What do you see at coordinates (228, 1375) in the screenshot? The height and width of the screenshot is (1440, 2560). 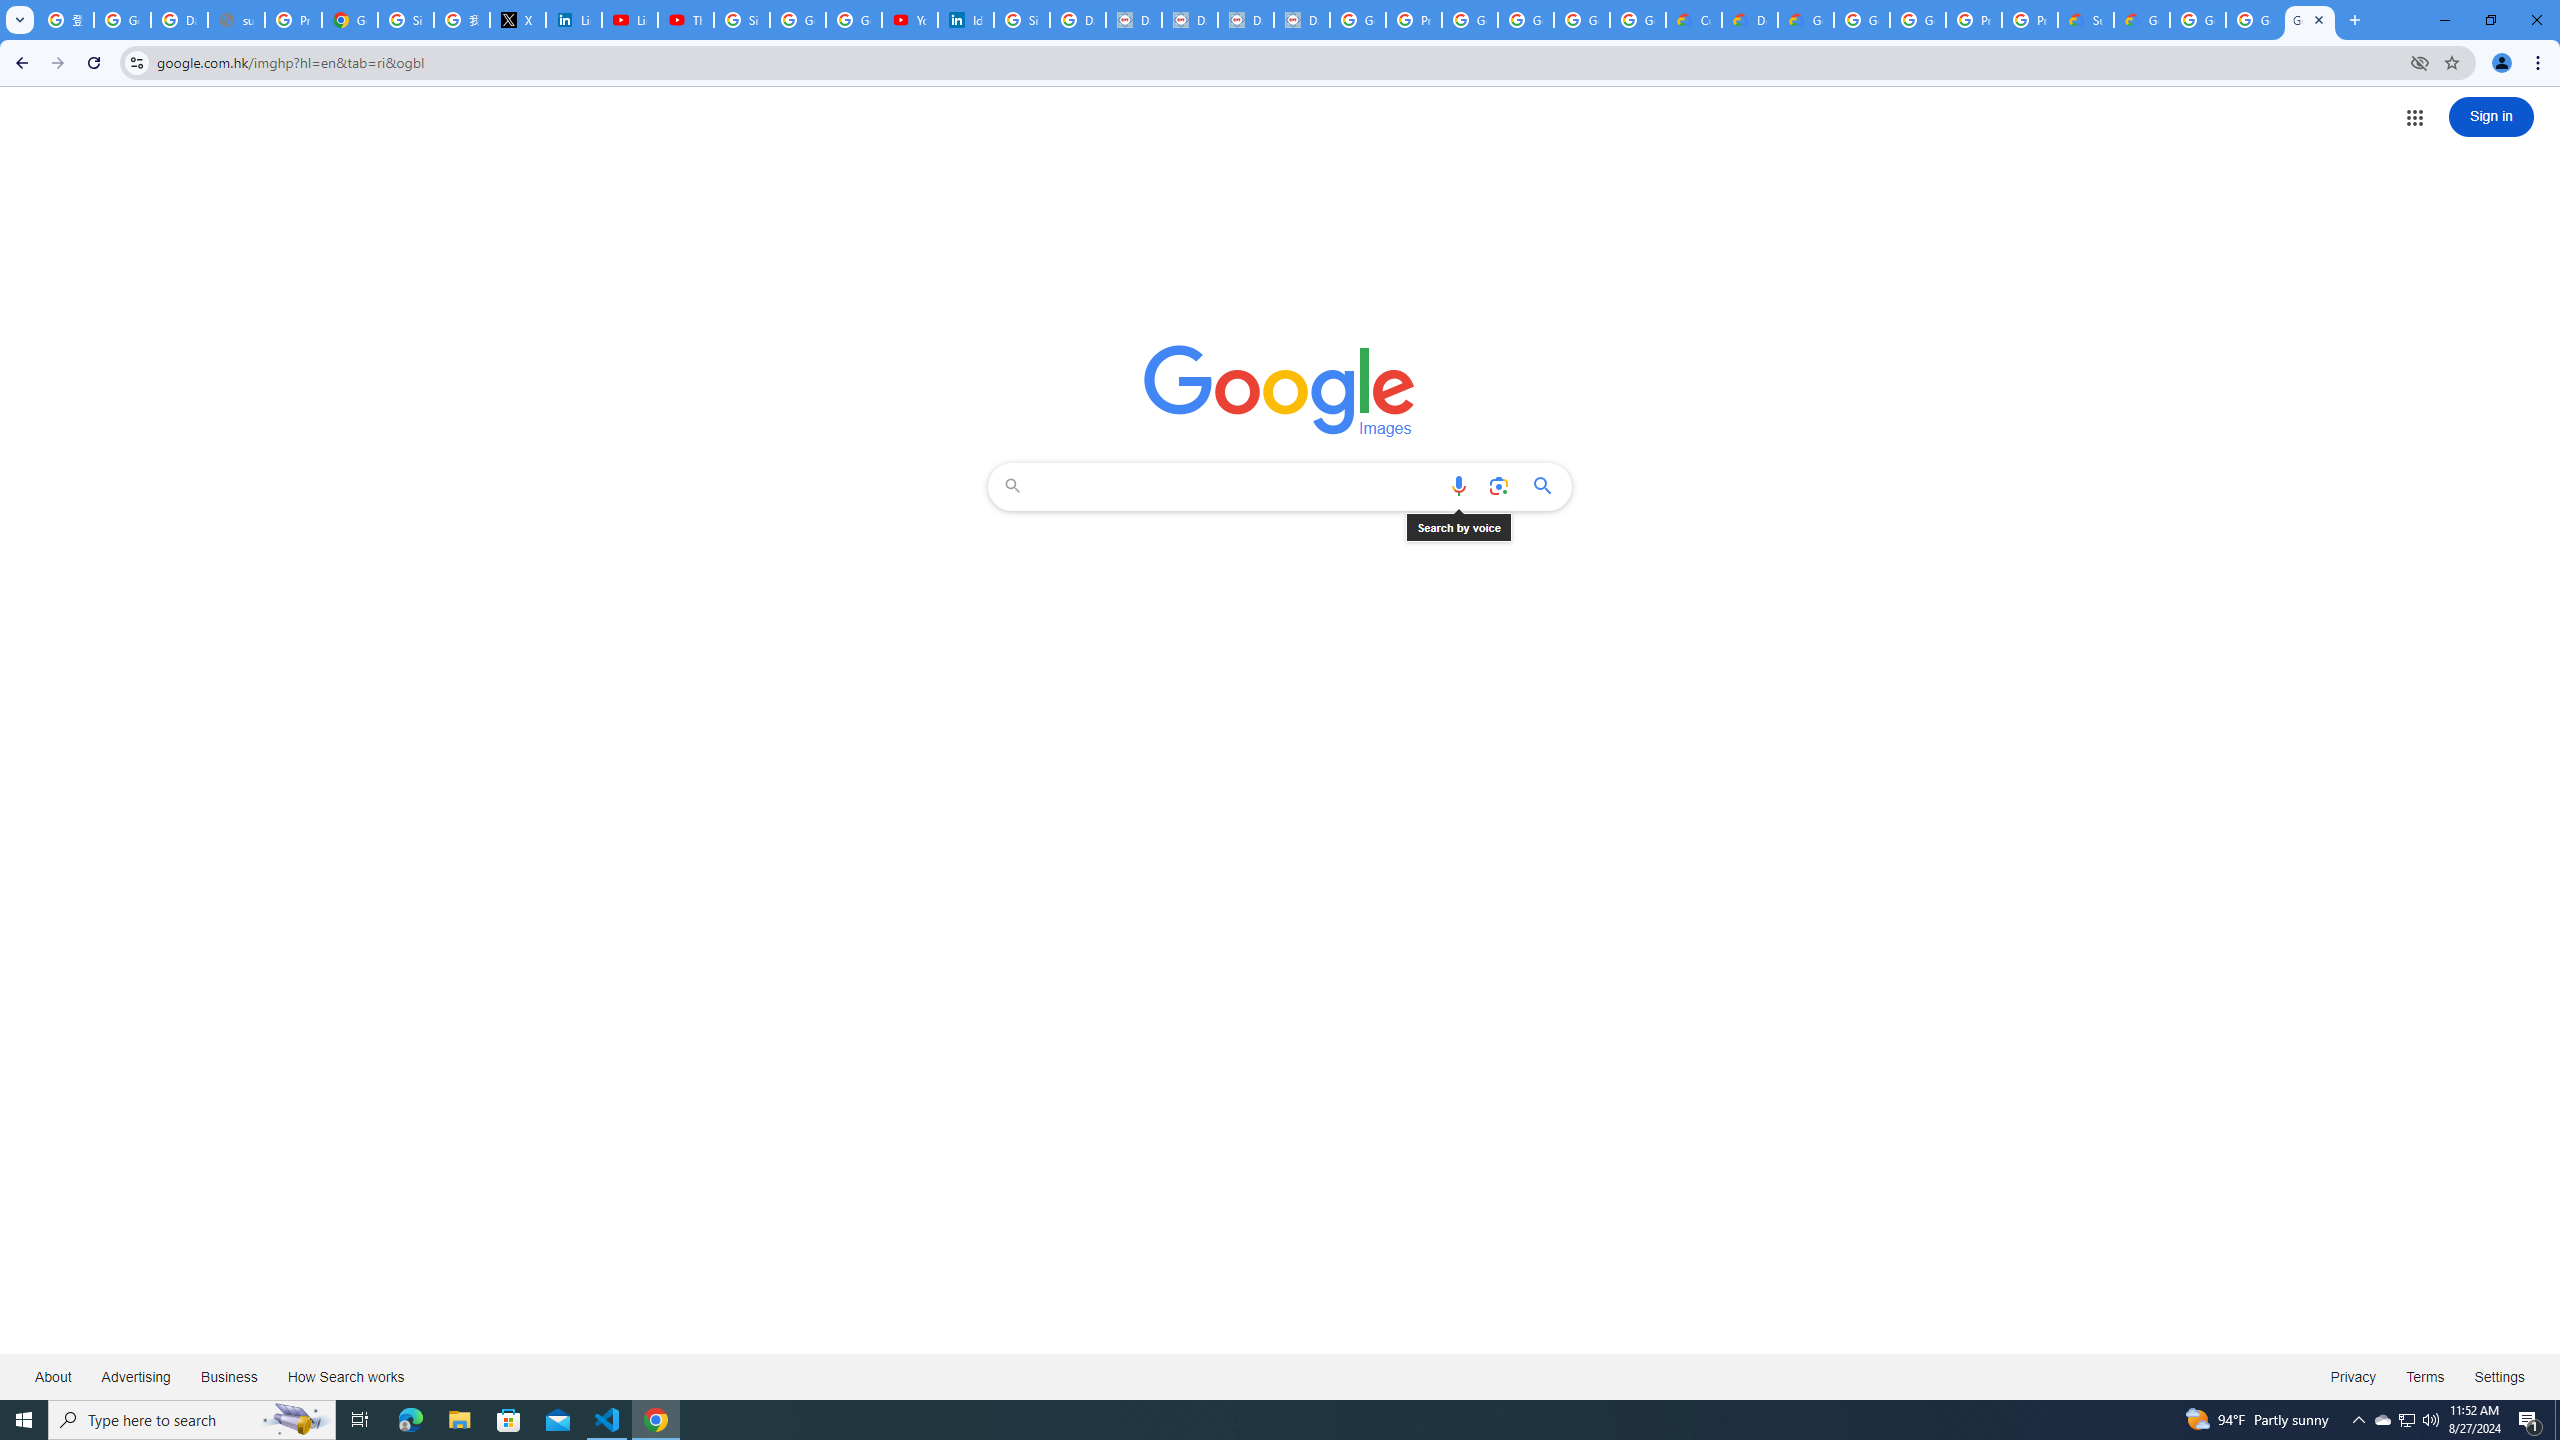 I see `'Business'` at bounding box center [228, 1375].